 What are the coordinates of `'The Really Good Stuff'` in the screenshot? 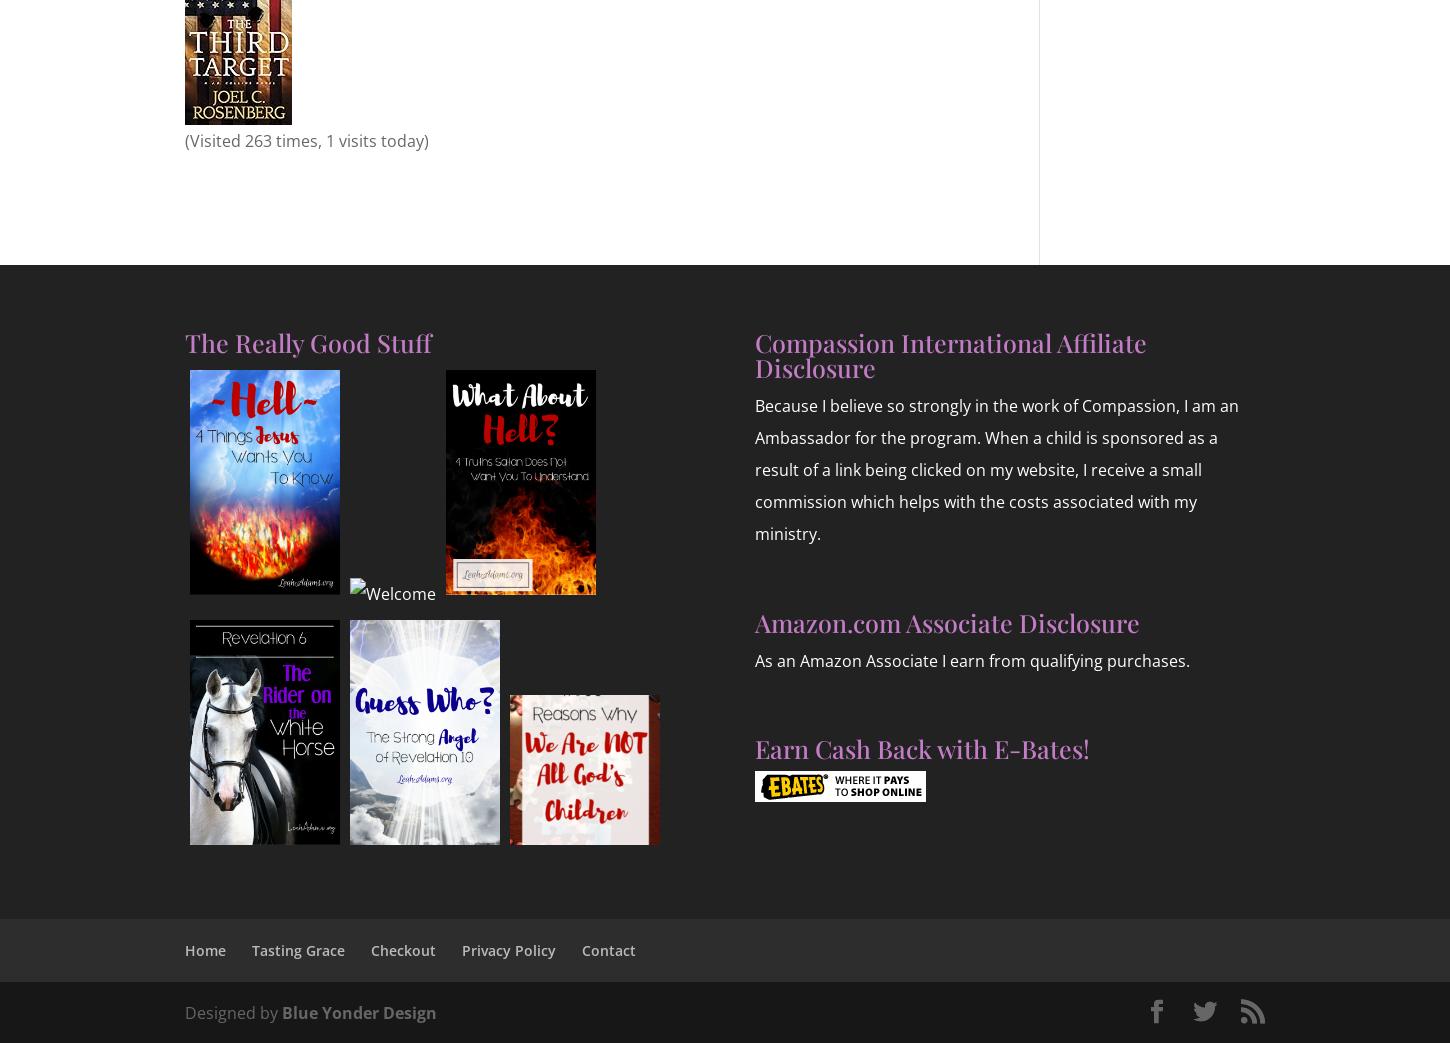 It's located at (308, 341).